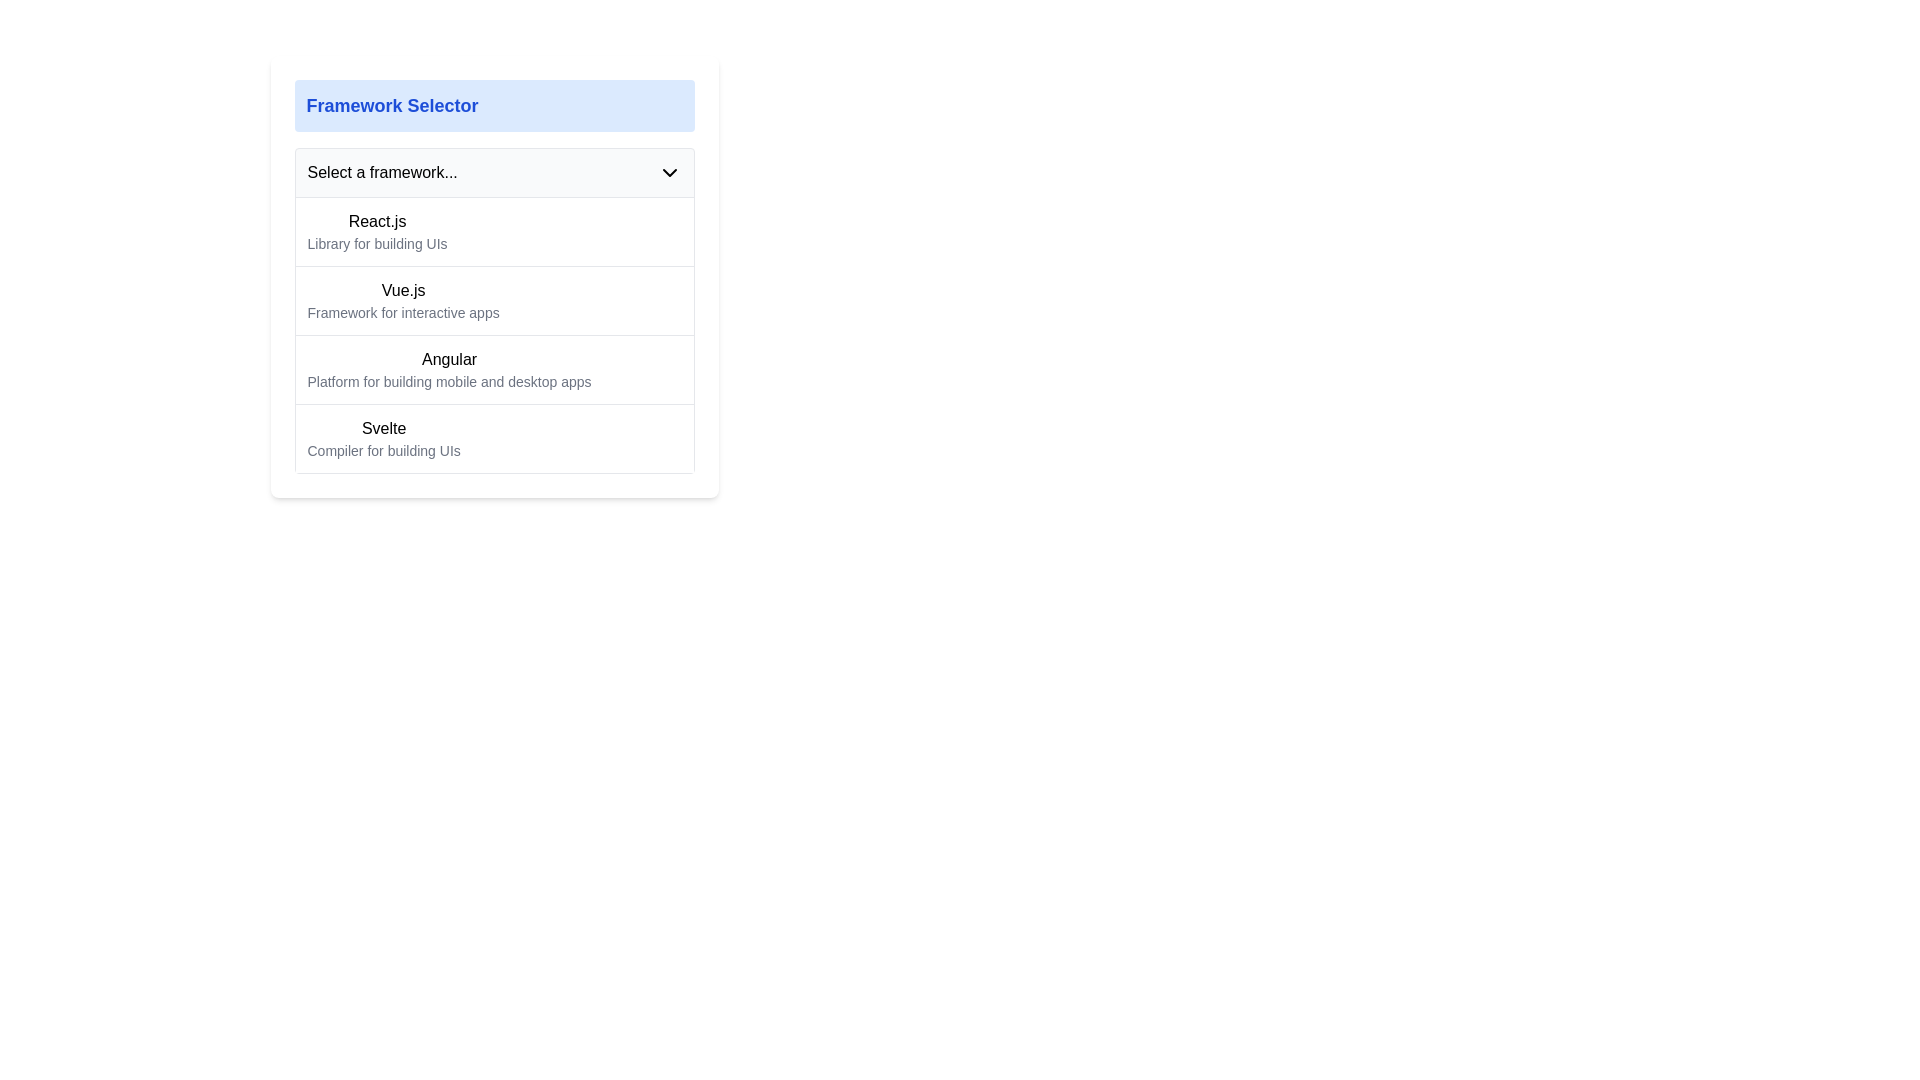 The image size is (1920, 1080). I want to click on the dropdown menu button labeled 'Select a framework...', so click(494, 172).